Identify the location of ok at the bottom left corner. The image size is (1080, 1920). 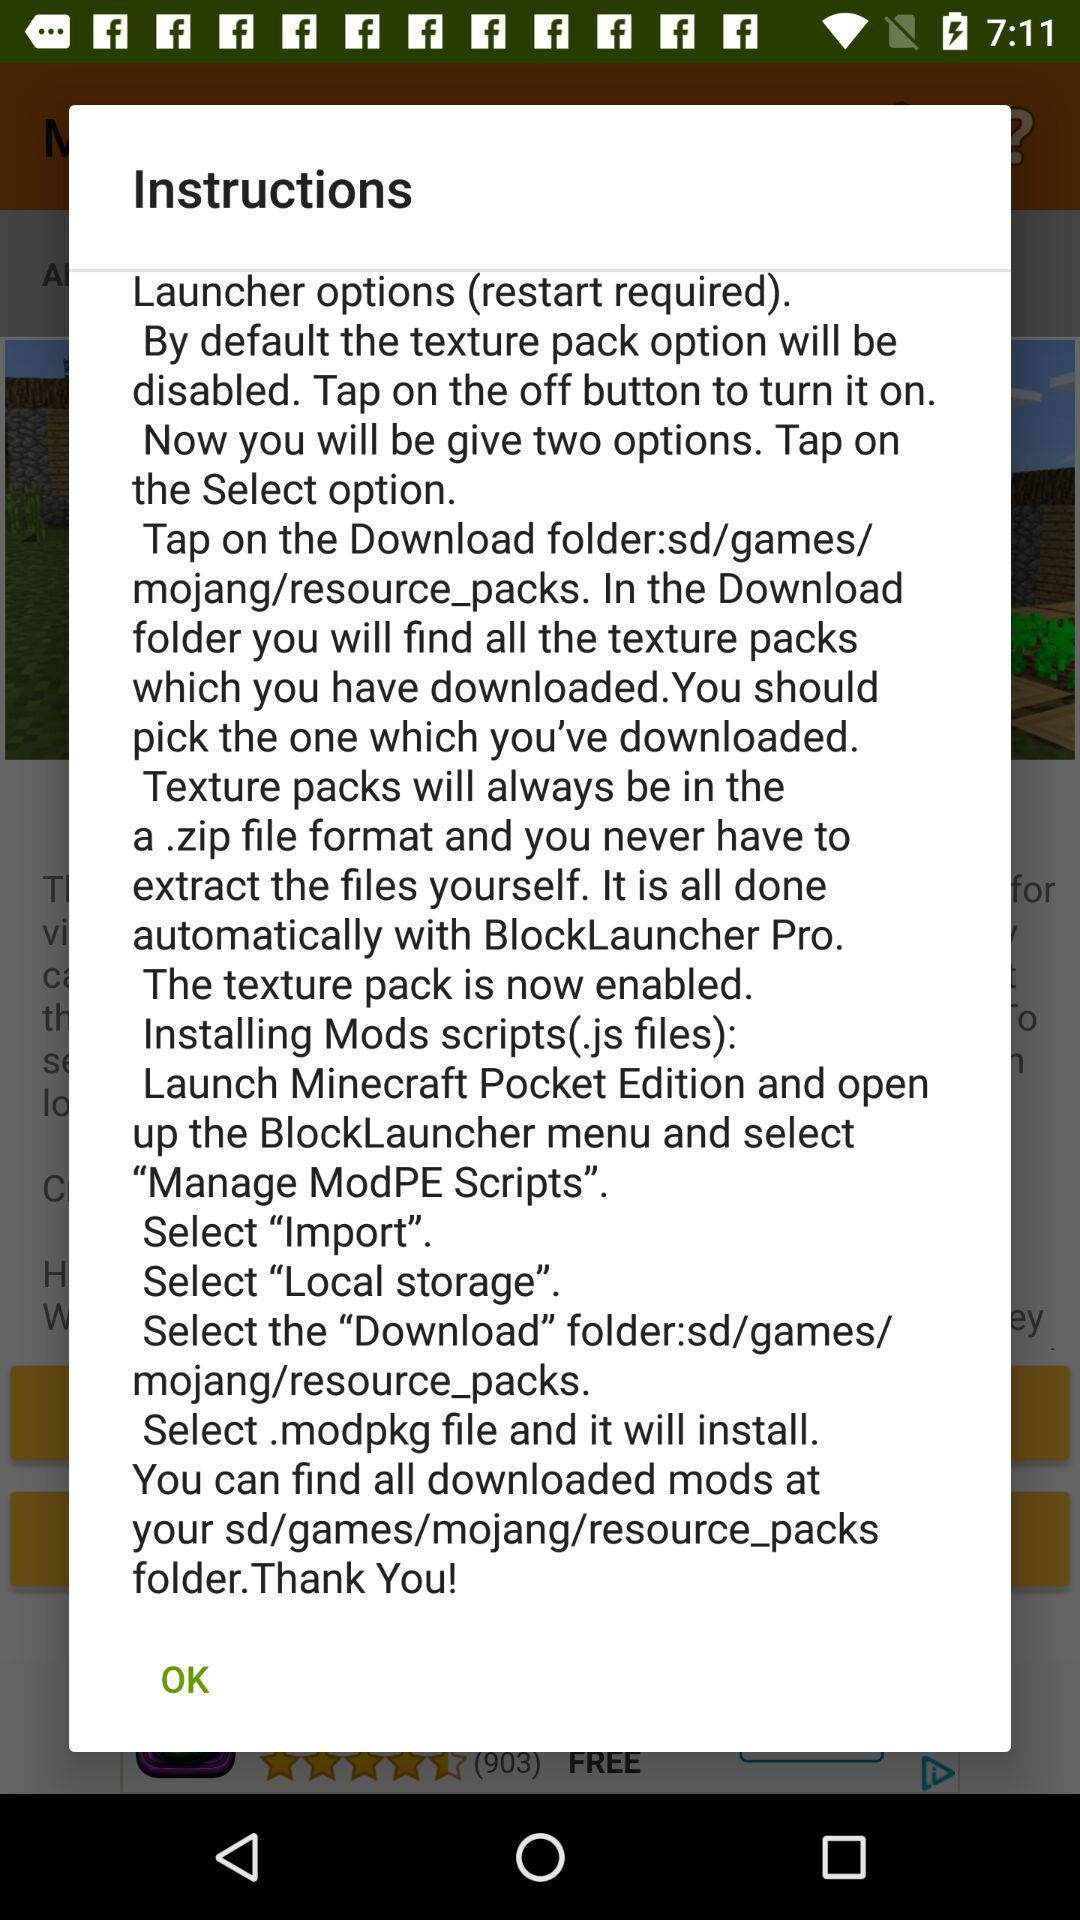
(184, 1678).